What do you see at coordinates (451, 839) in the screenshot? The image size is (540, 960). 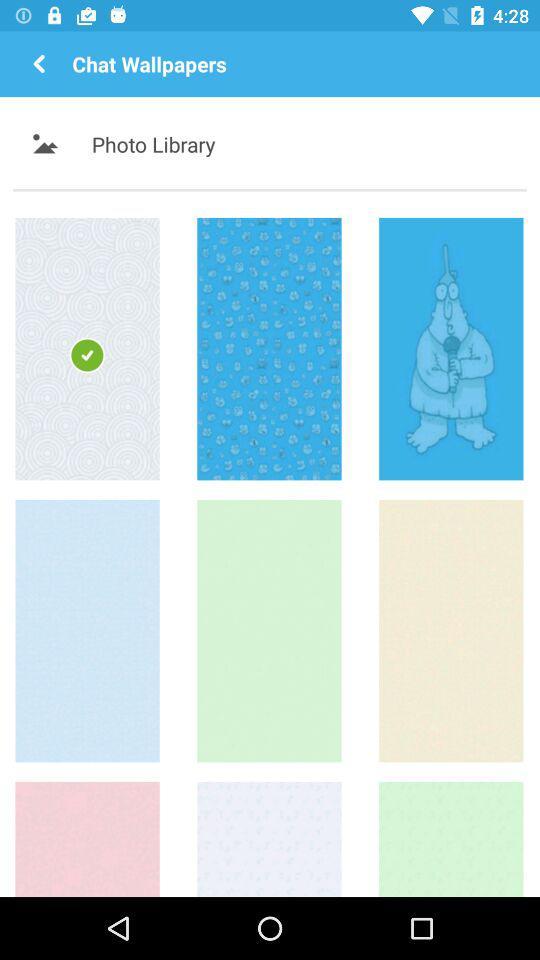 I see `the color which is on the bottom right corner of the page` at bounding box center [451, 839].